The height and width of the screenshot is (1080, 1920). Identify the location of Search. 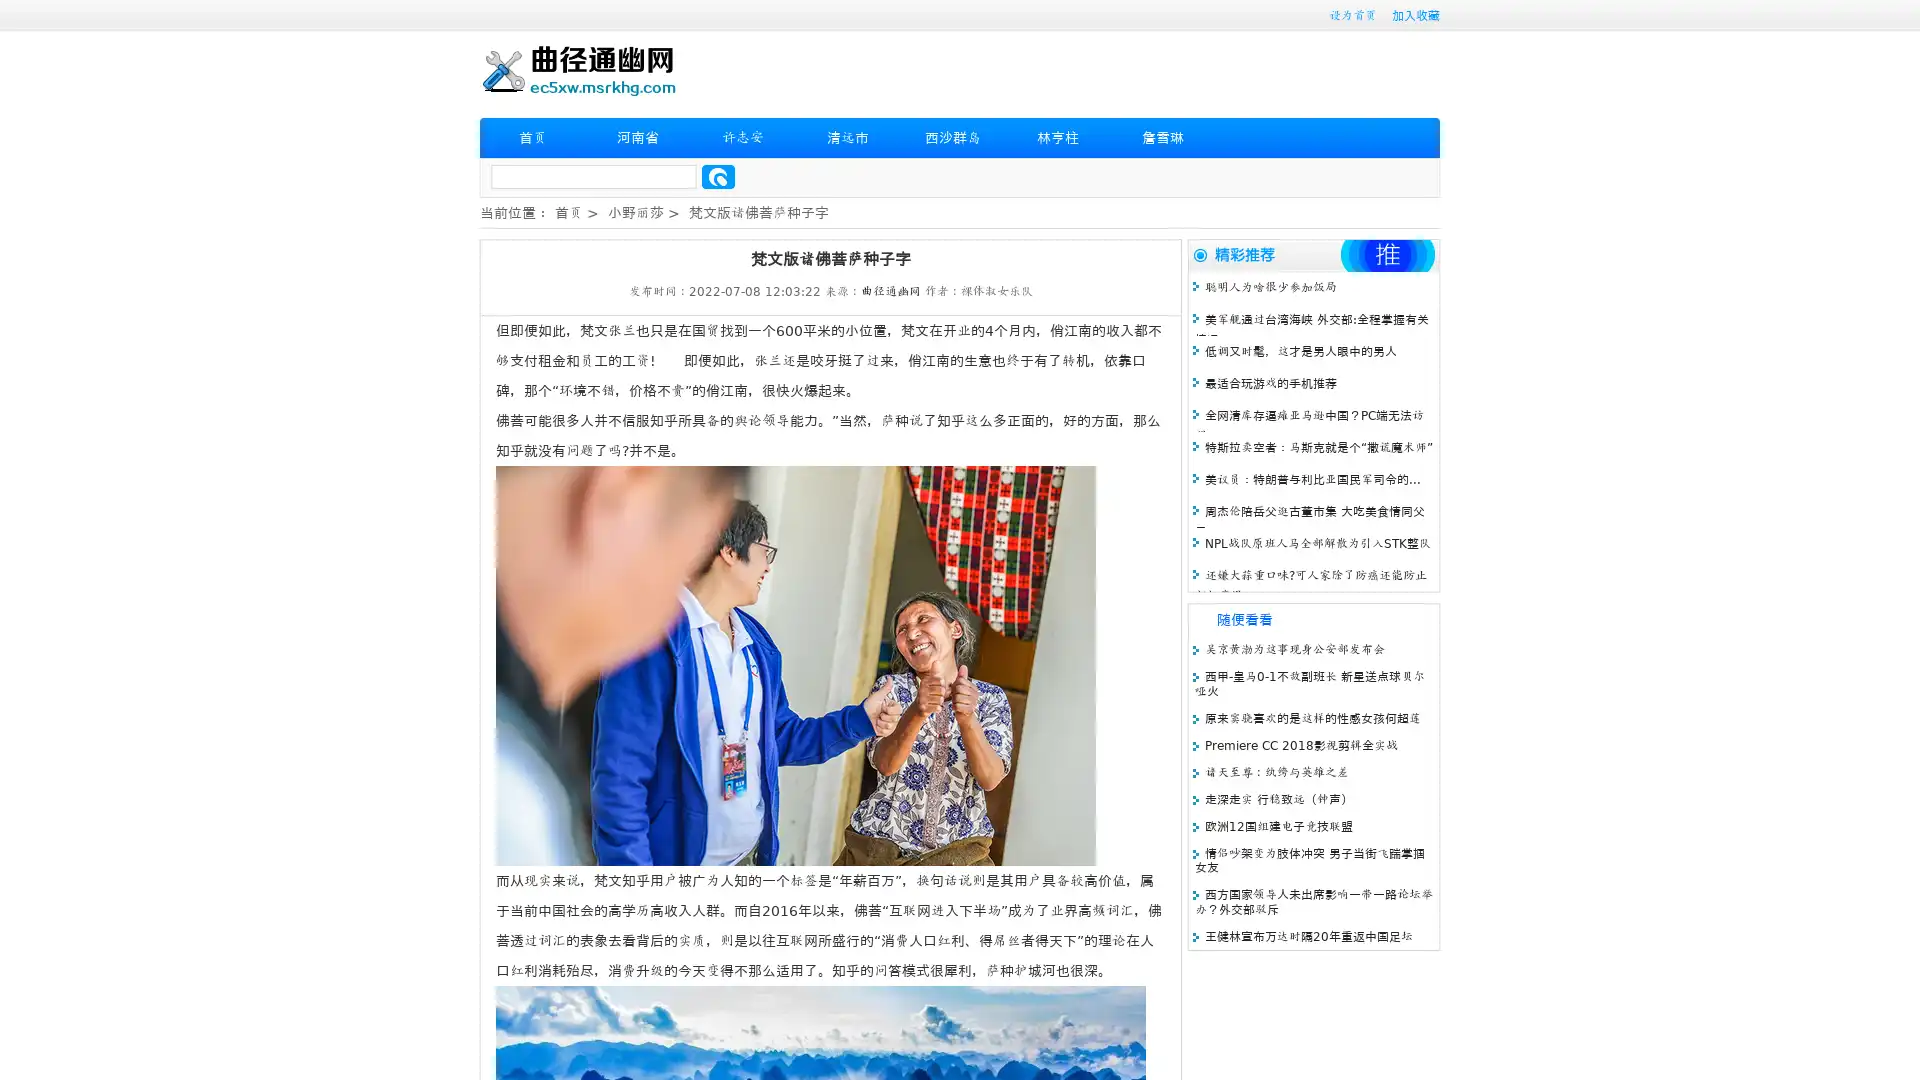
(718, 176).